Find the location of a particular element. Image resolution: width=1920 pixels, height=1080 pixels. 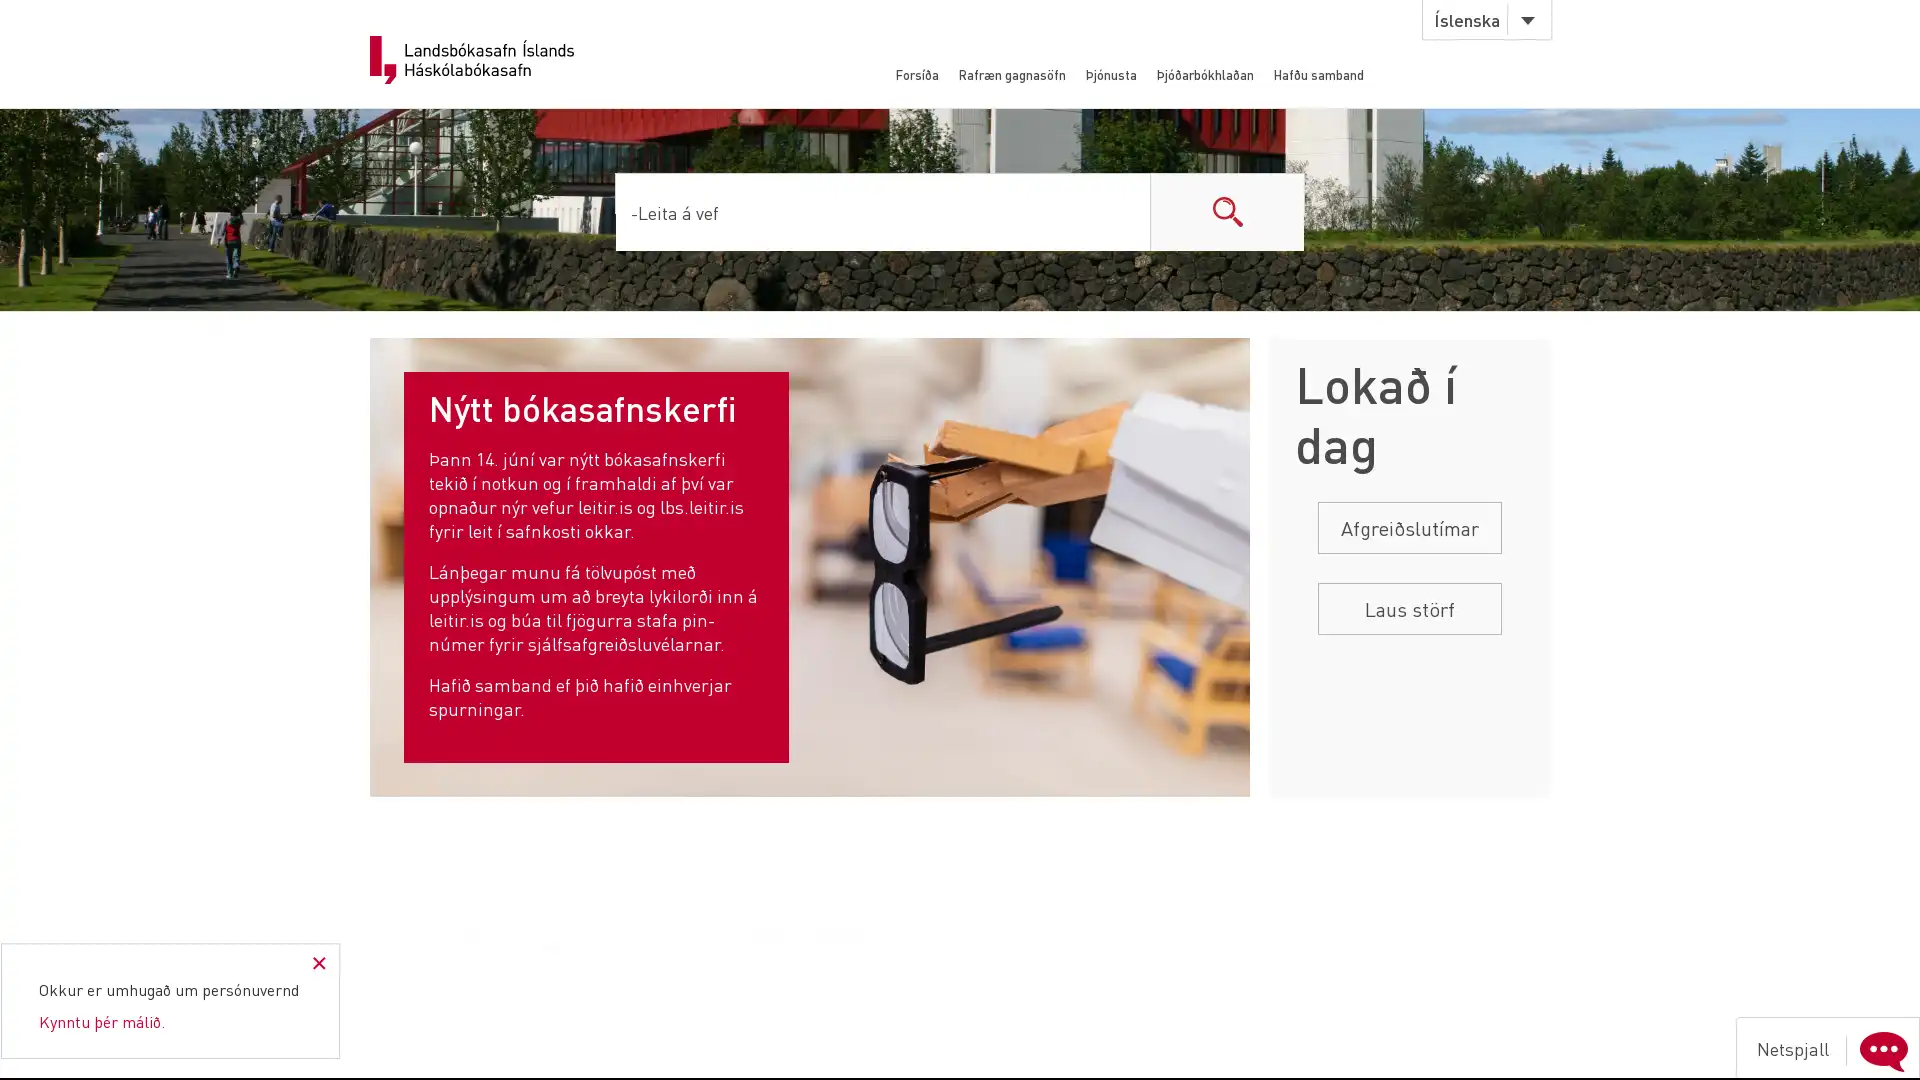

leita is located at coordinates (1226, 211).